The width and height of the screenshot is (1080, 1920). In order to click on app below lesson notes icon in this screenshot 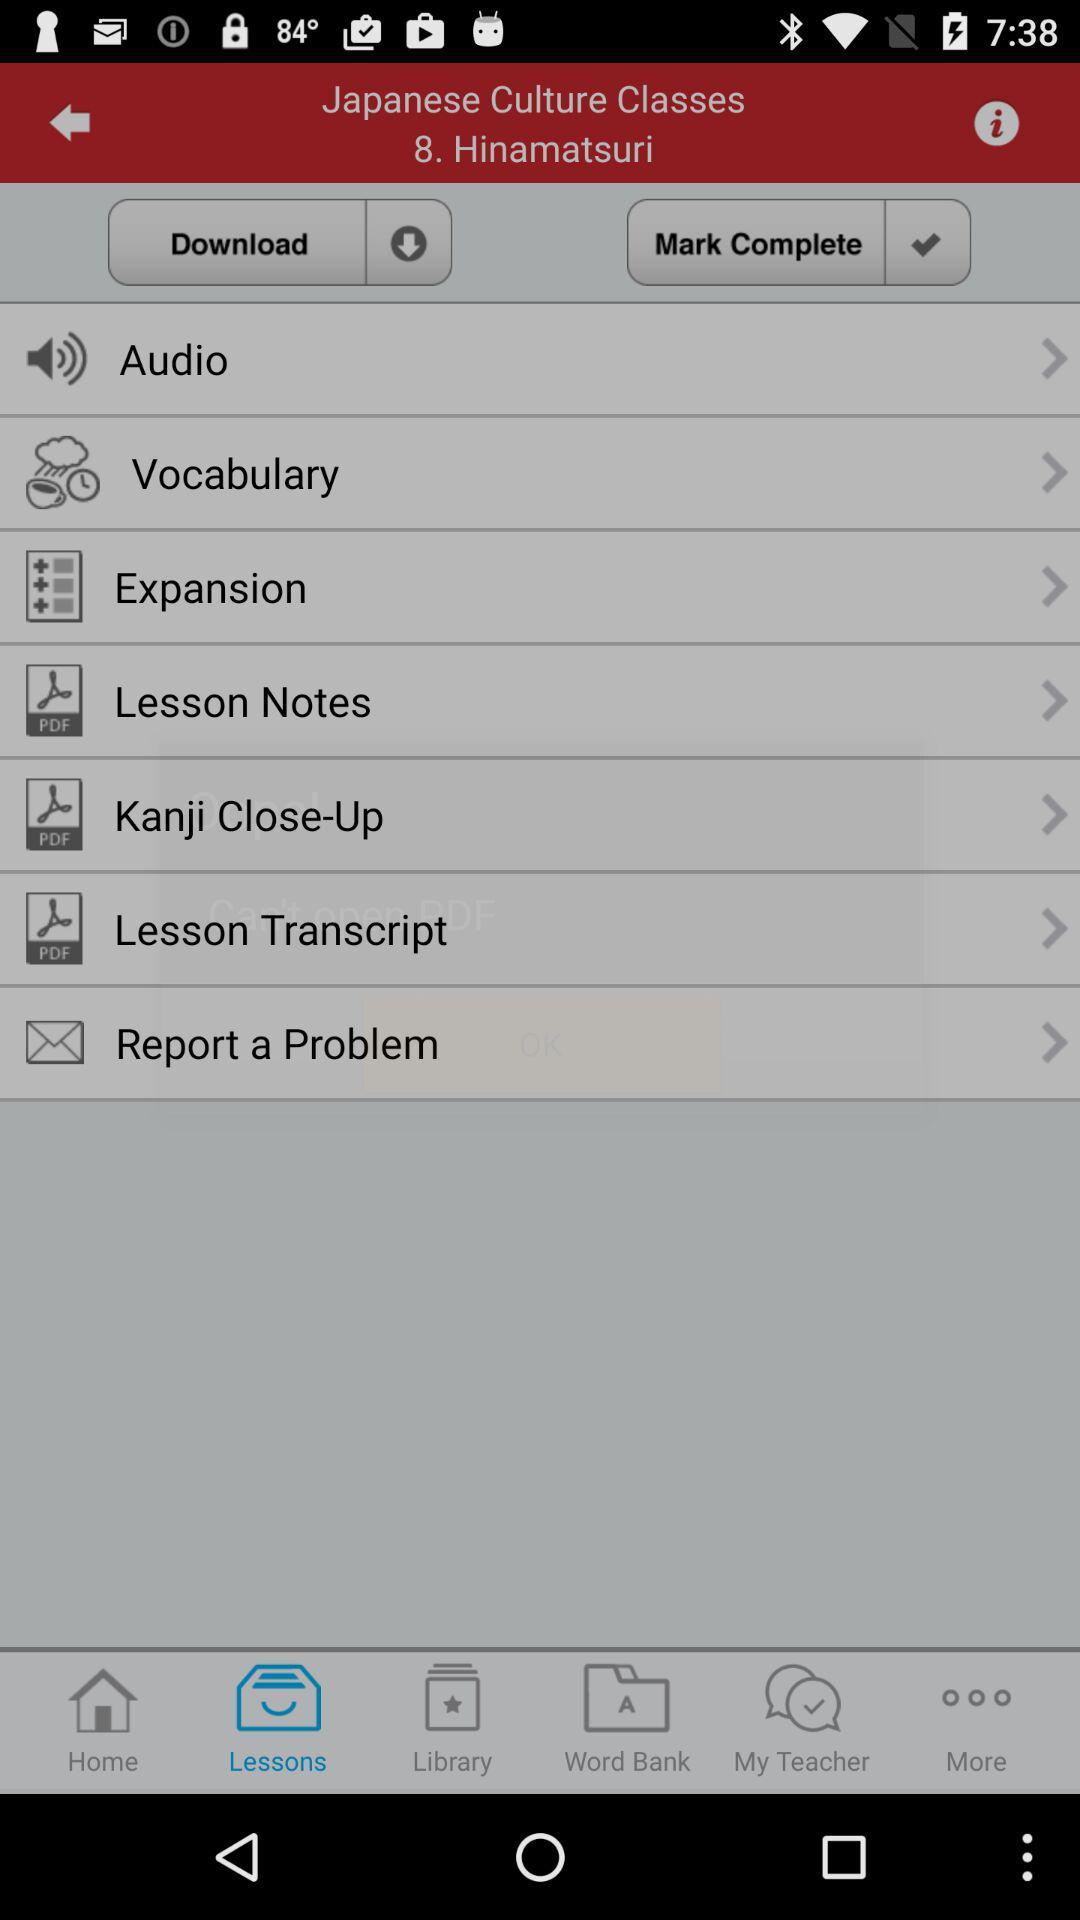, I will do `click(248, 814)`.